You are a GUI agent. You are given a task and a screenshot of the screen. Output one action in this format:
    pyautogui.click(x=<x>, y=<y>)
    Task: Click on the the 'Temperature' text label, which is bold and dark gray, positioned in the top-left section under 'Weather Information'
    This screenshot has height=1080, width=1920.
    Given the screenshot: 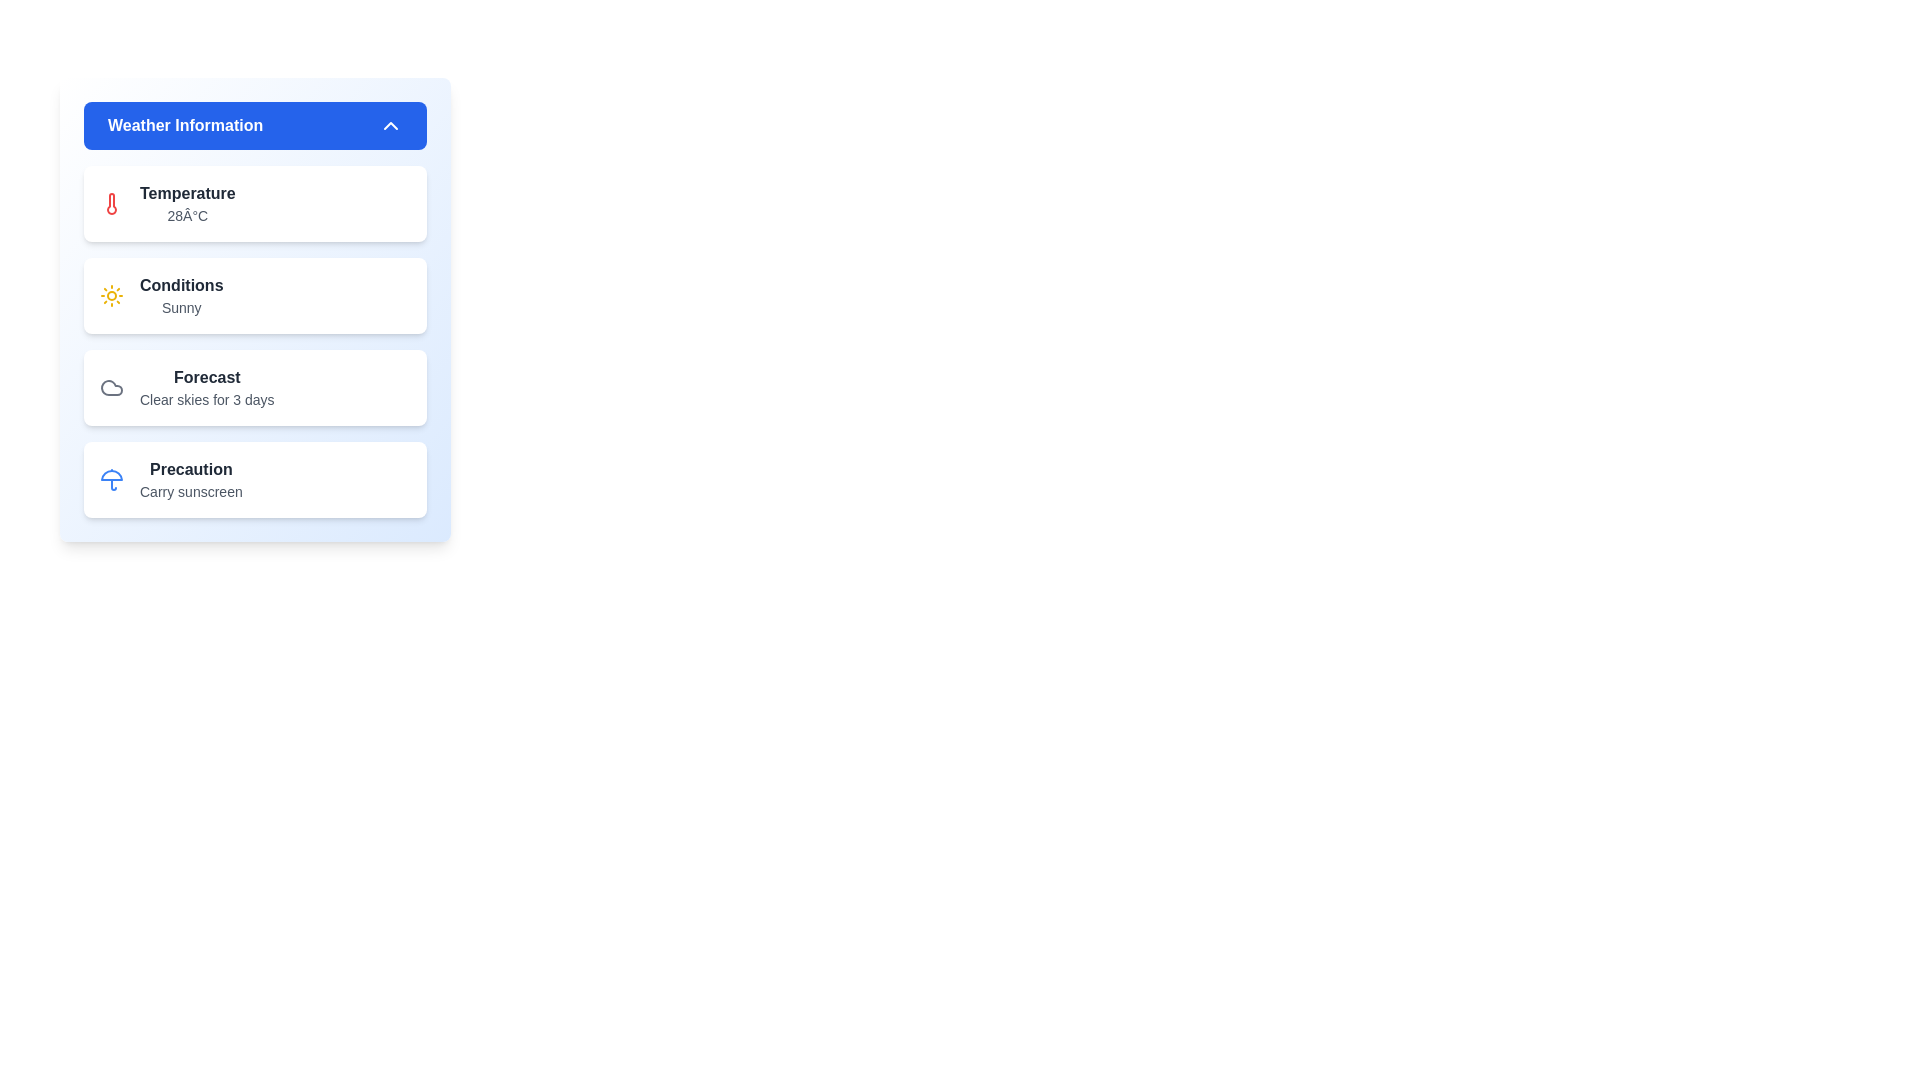 What is the action you would take?
    pyautogui.click(x=187, y=193)
    